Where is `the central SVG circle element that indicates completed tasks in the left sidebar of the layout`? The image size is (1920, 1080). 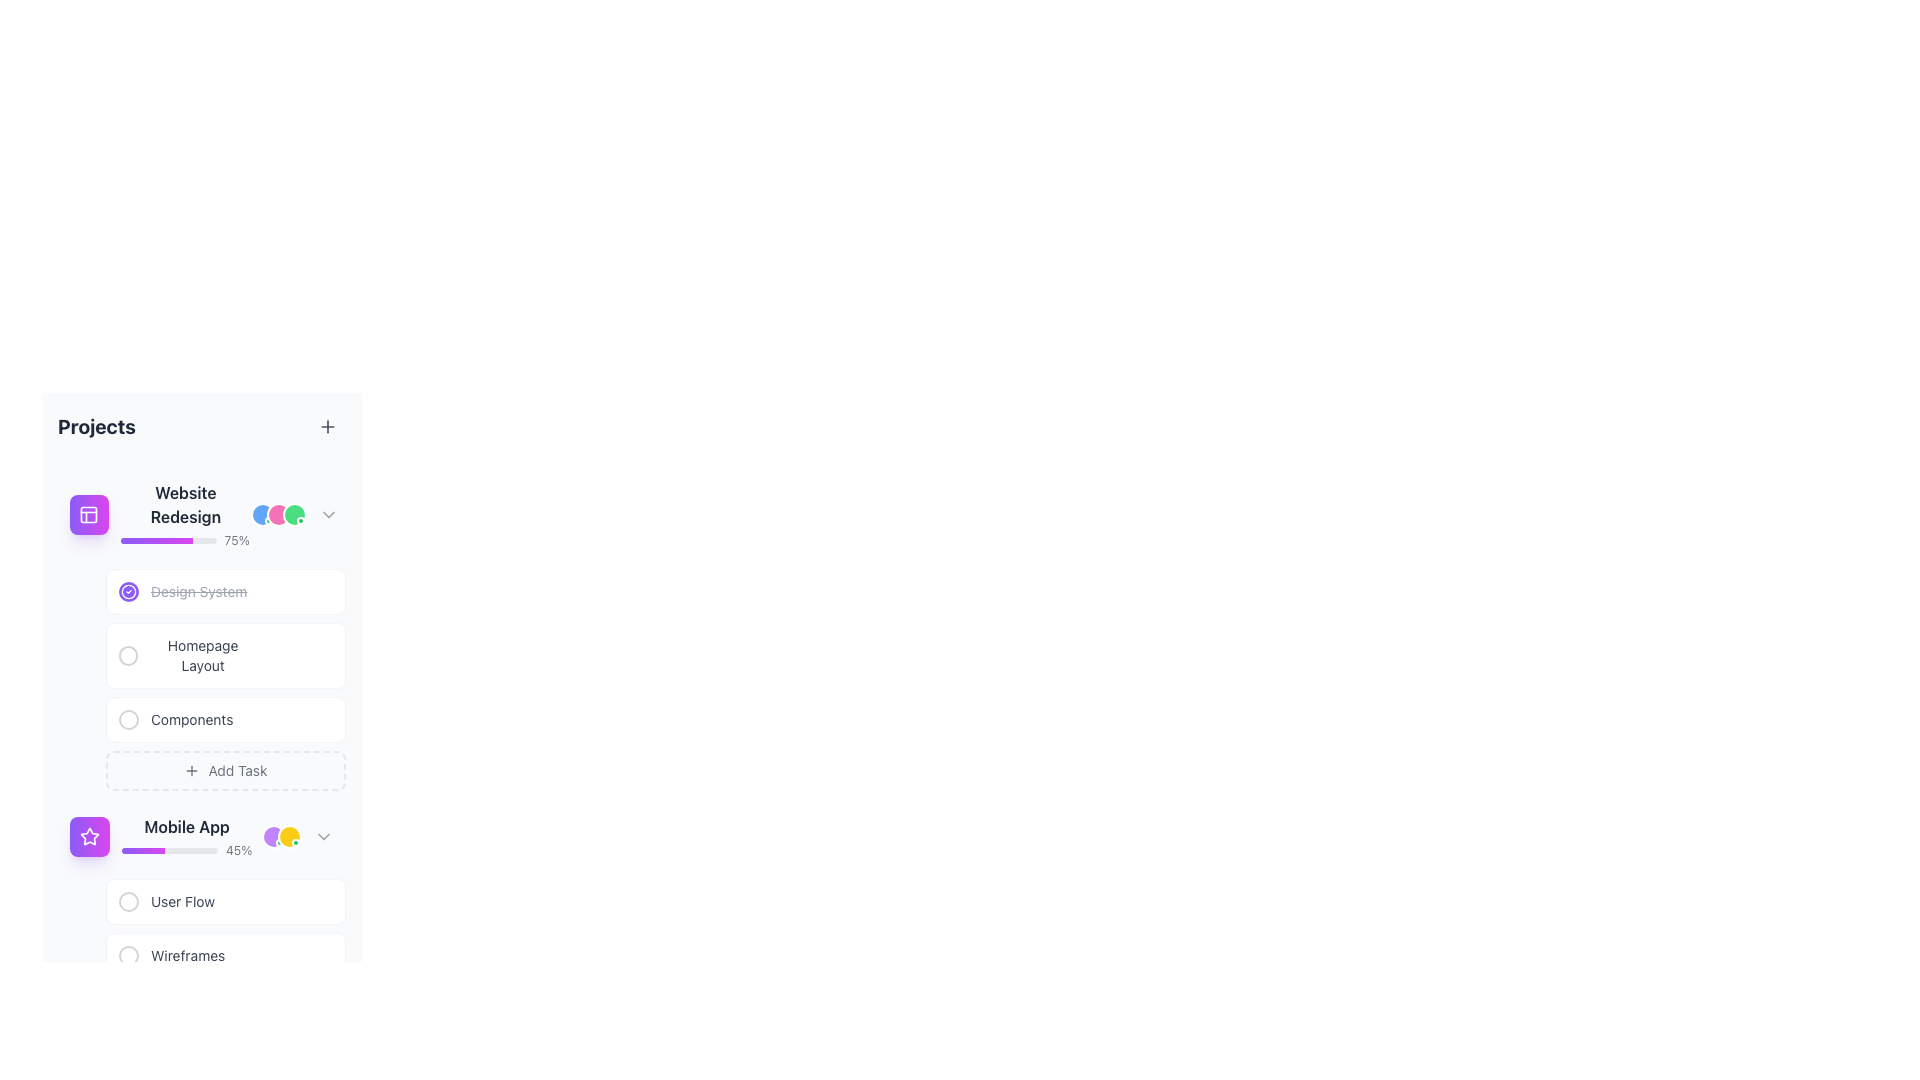
the central SVG circle element that indicates completed tasks in the left sidebar of the layout is located at coordinates (128, 590).